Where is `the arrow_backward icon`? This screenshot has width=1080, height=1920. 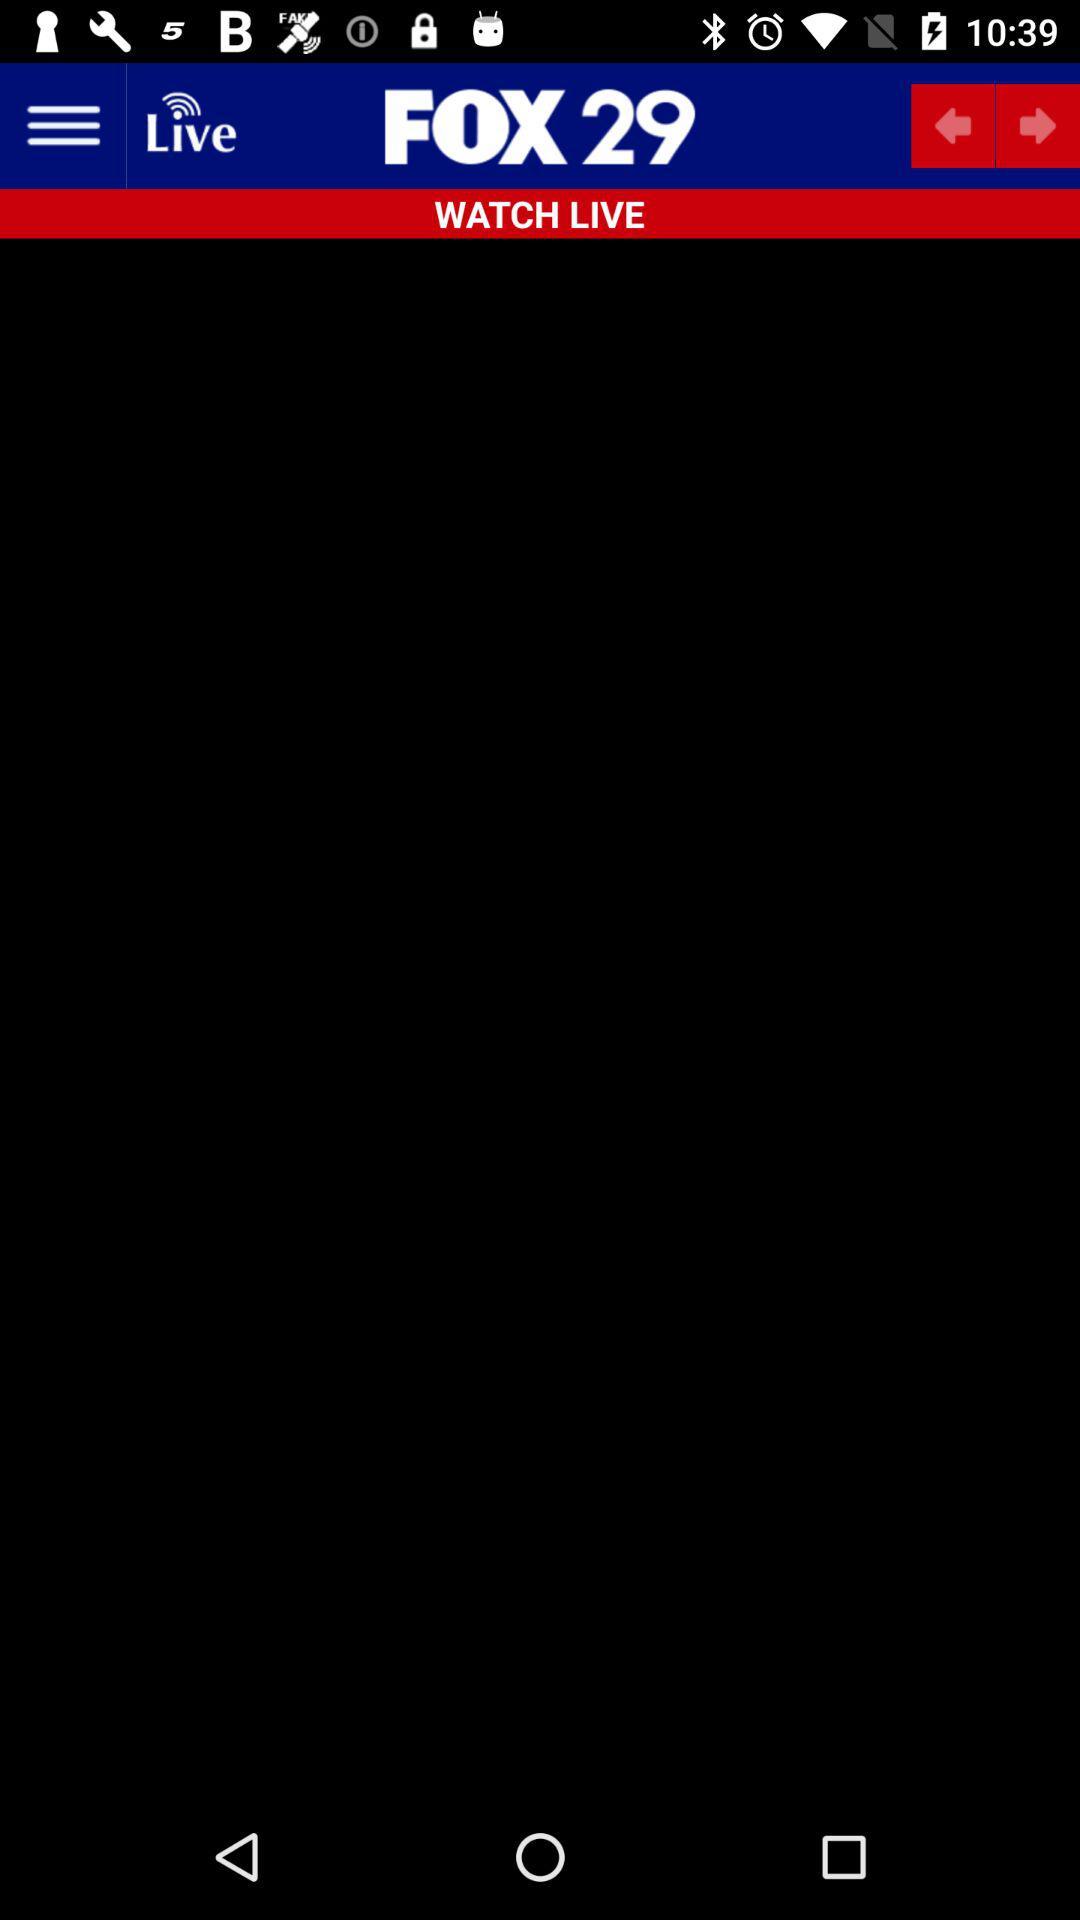 the arrow_backward icon is located at coordinates (952, 124).